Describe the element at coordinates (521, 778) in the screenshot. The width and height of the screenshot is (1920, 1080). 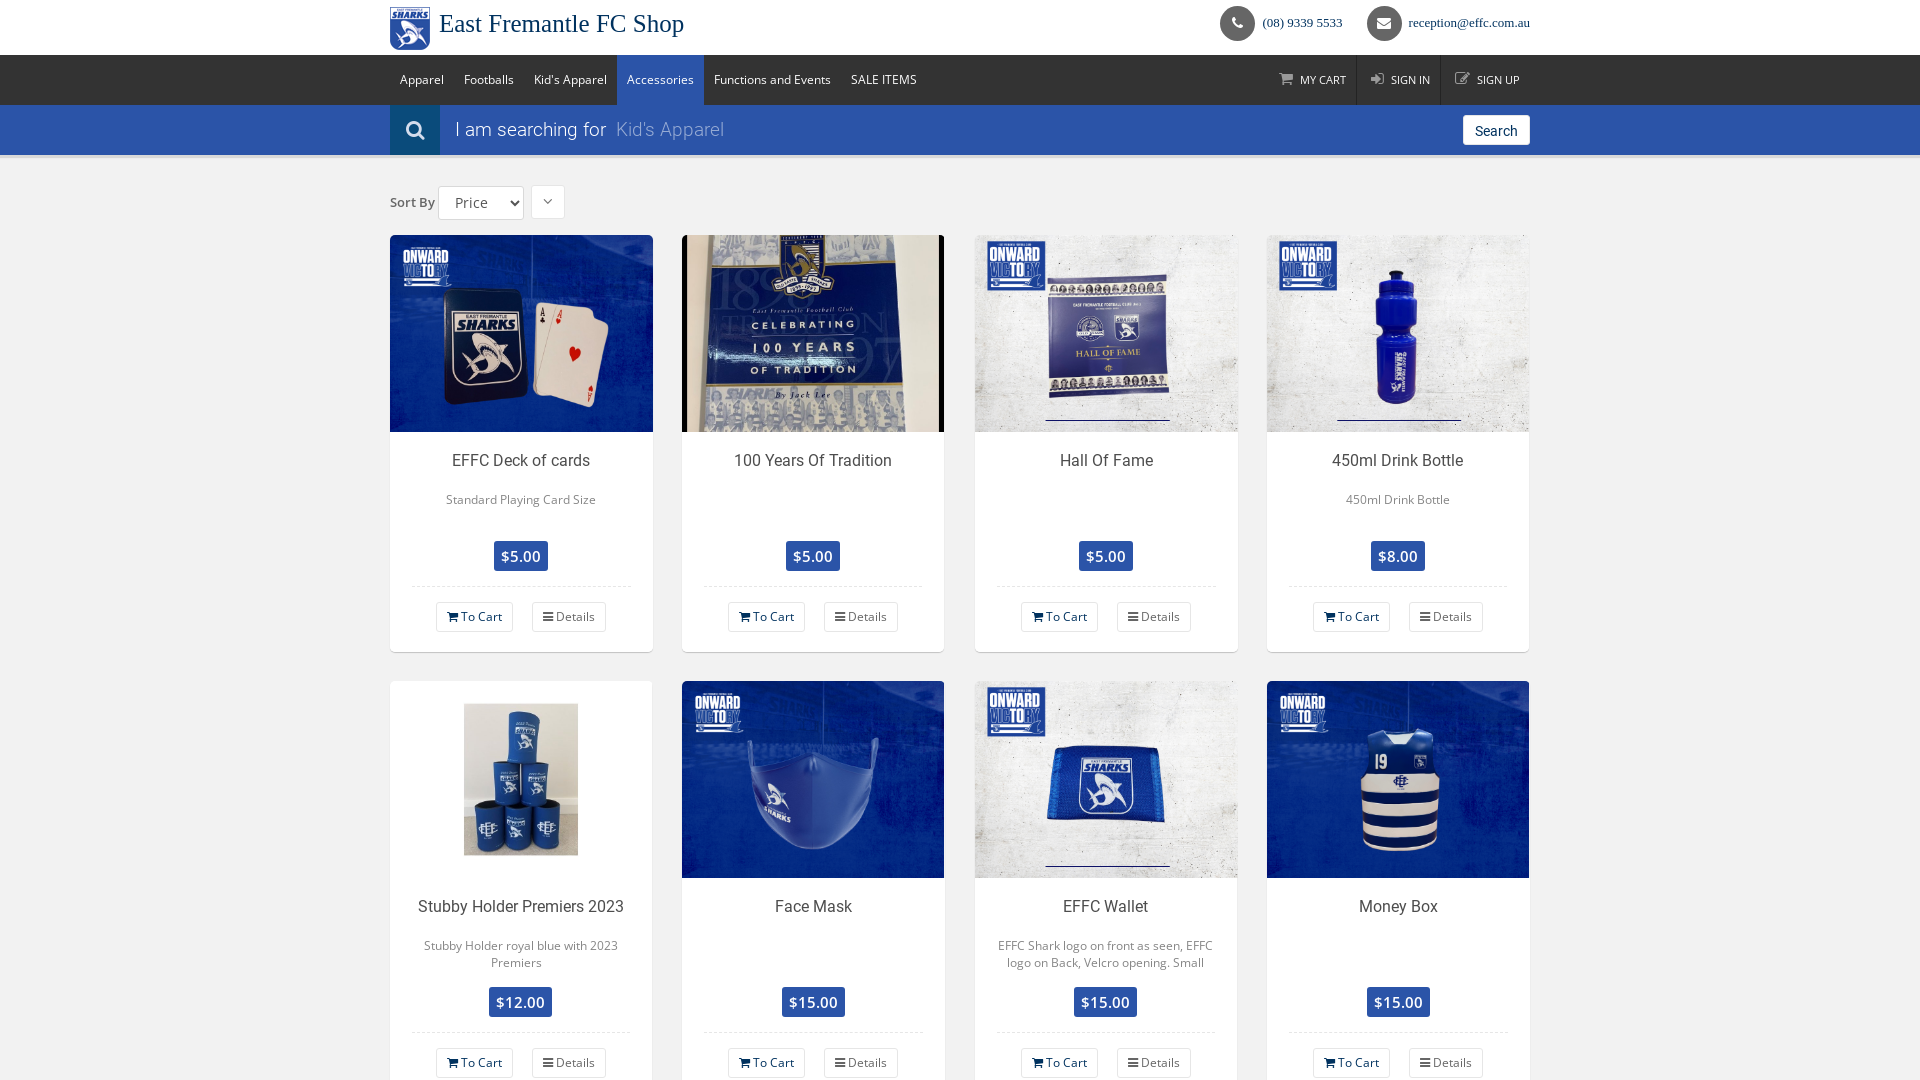
I see `'Stubby Holder Premiers 2023'` at that location.